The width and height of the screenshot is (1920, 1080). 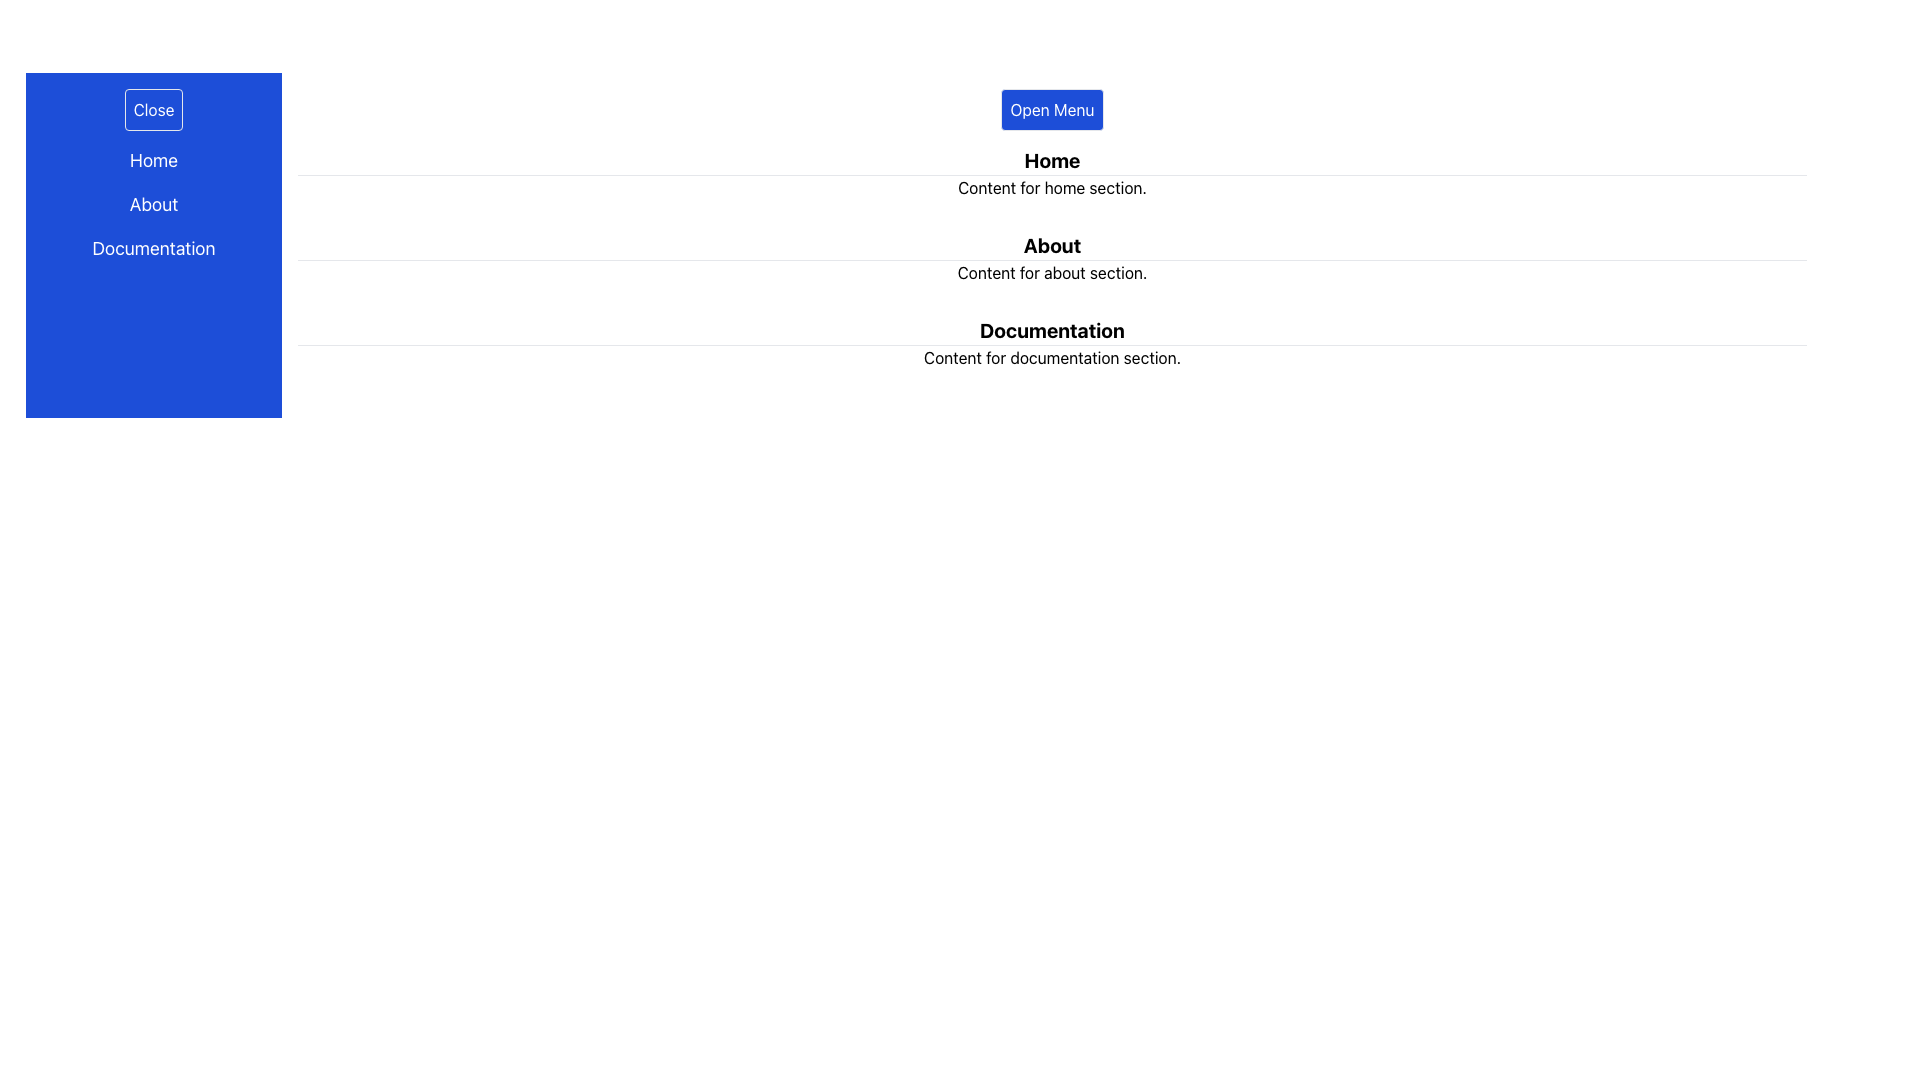 What do you see at coordinates (152, 204) in the screenshot?
I see `the Navigation link located on the left sidebar above the 'Documentation' link` at bounding box center [152, 204].